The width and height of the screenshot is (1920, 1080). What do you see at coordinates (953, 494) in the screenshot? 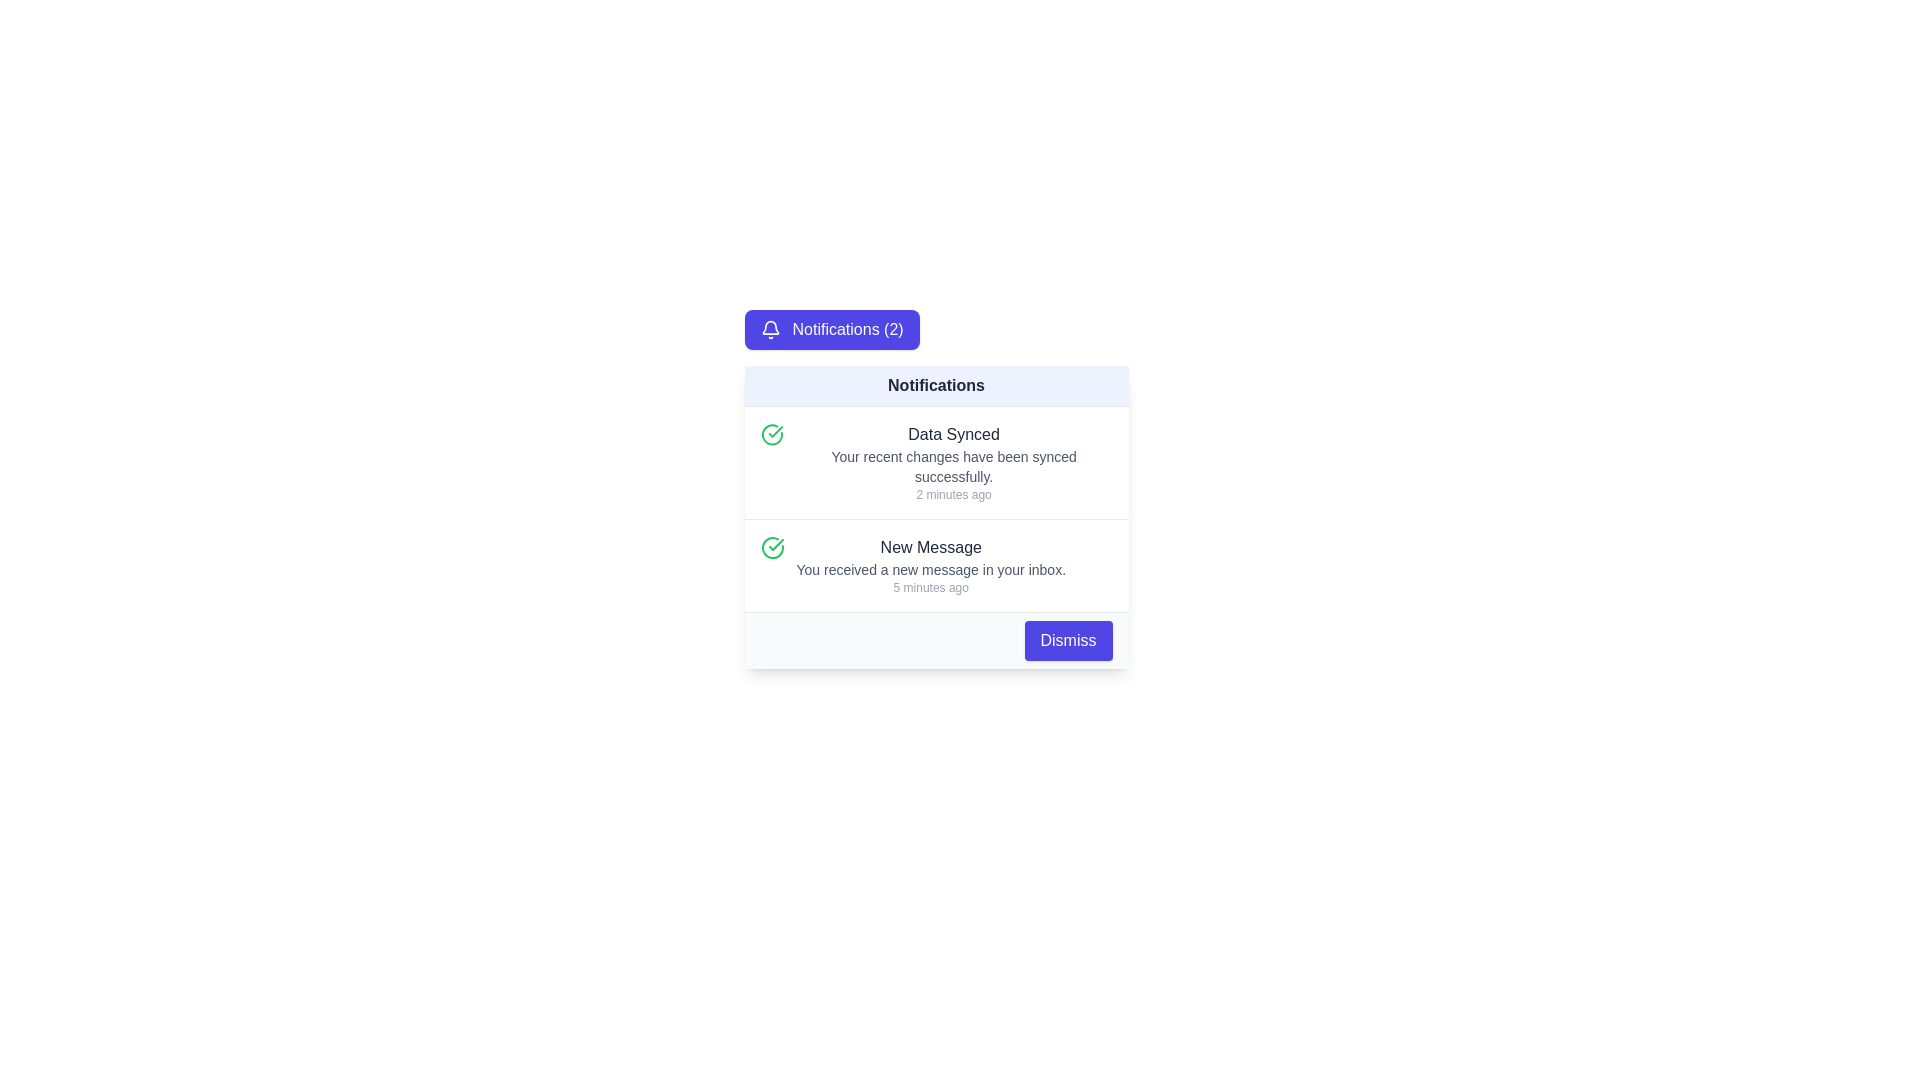
I see `the Text Label displaying '2 minutes ago', which is styled in a small gray font and positioned beneath the notification titled 'Data Synced'` at bounding box center [953, 494].